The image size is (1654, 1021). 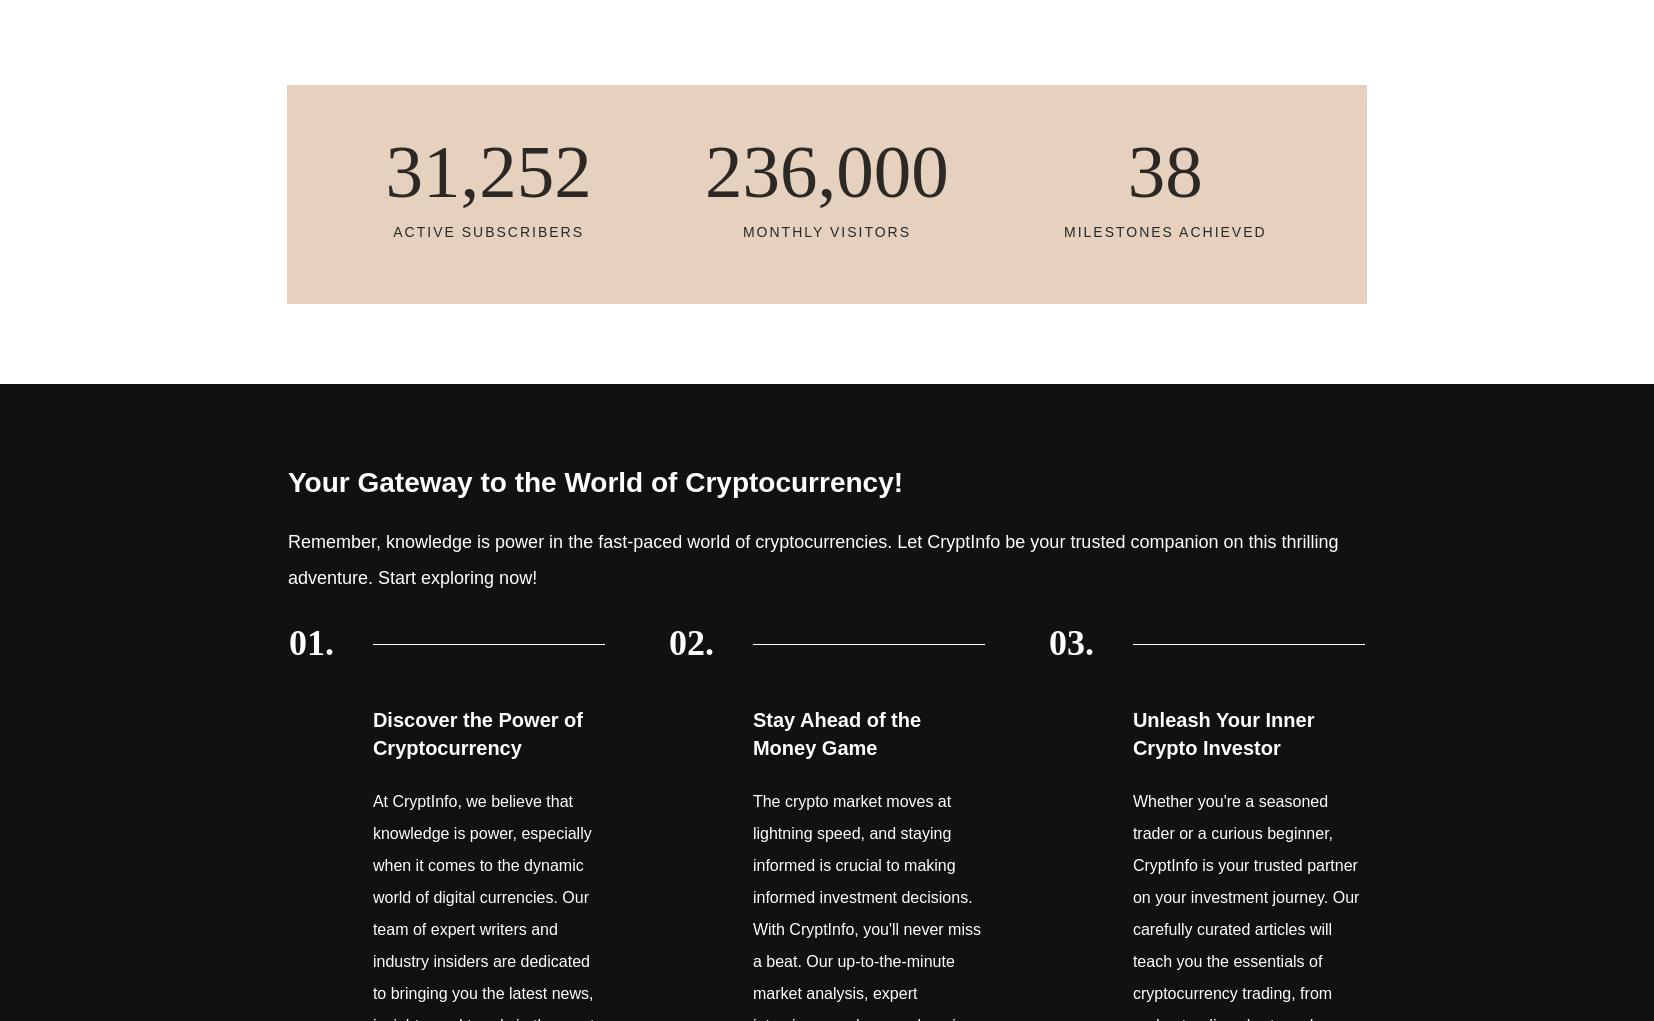 I want to click on '31,252', so click(x=487, y=170).